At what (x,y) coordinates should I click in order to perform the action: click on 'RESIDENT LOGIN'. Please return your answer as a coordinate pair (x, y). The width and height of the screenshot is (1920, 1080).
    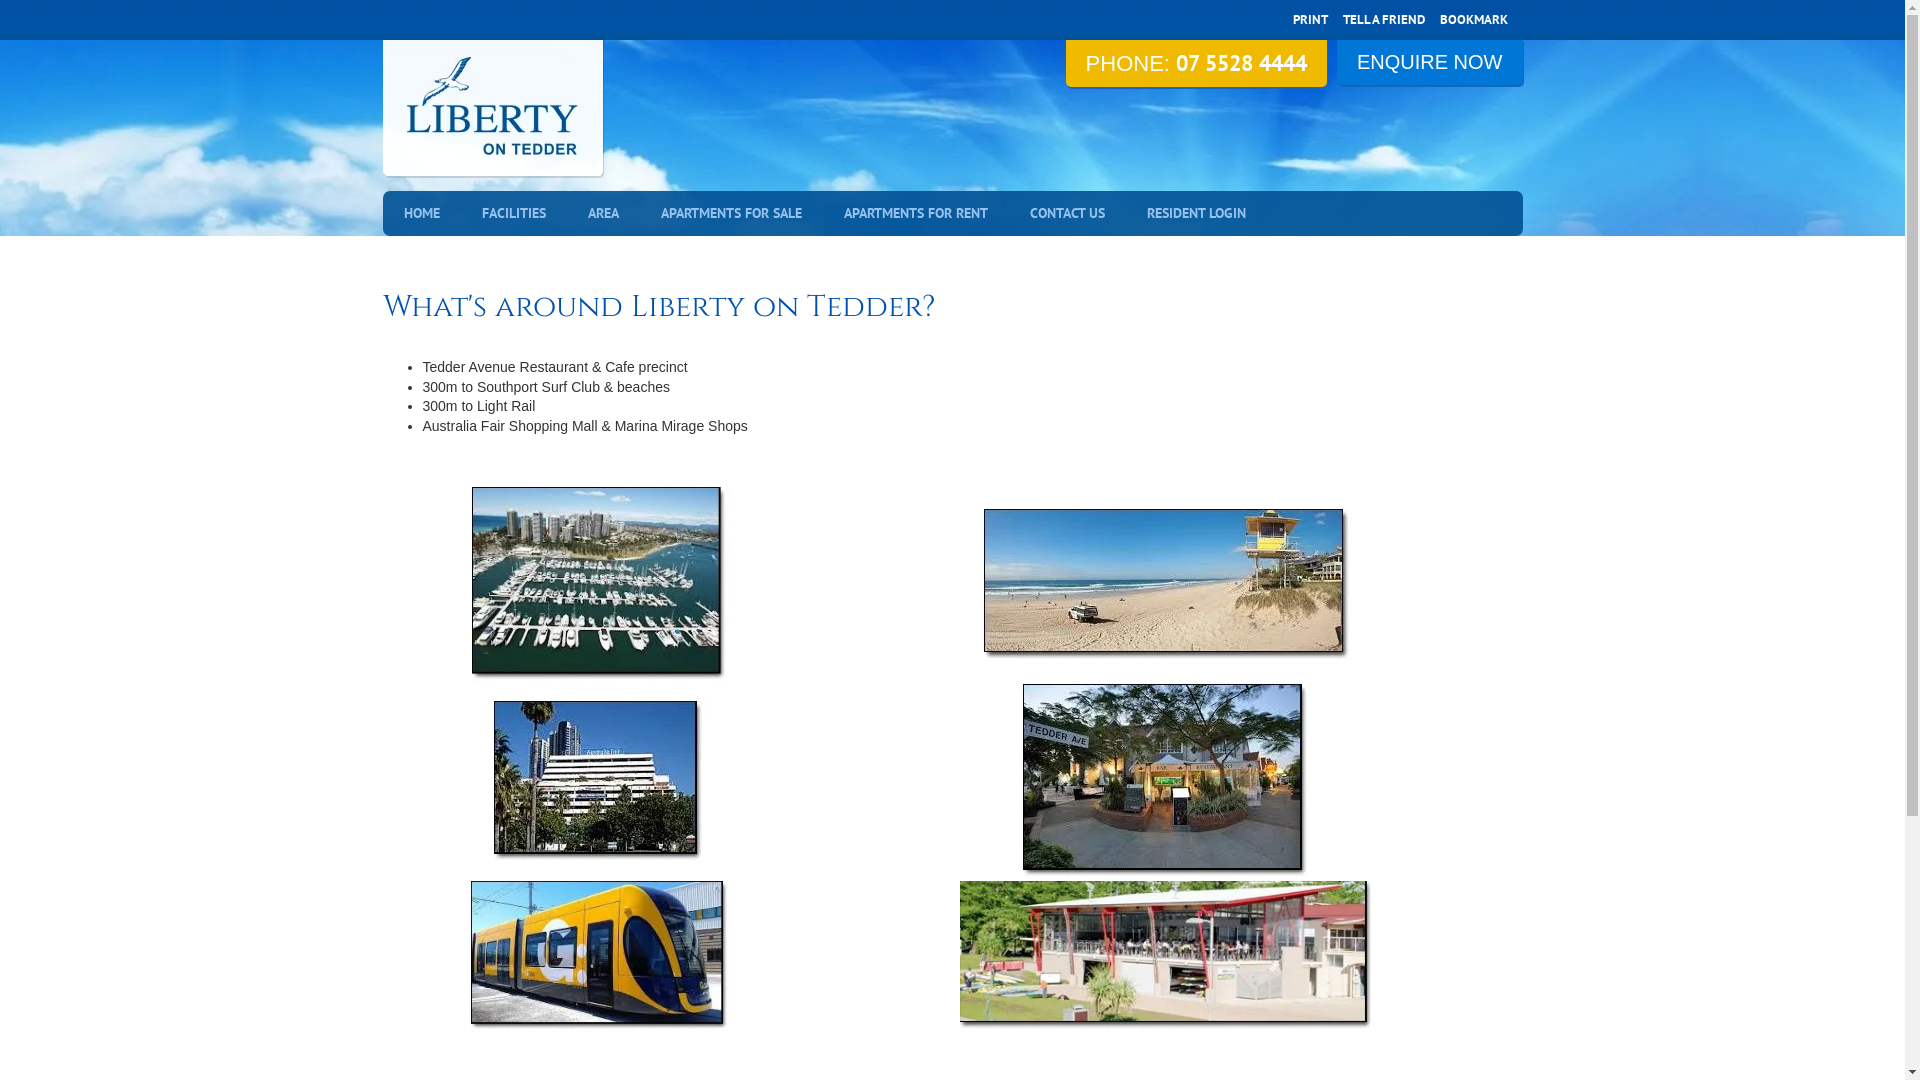
    Looking at the image, I should click on (1146, 213).